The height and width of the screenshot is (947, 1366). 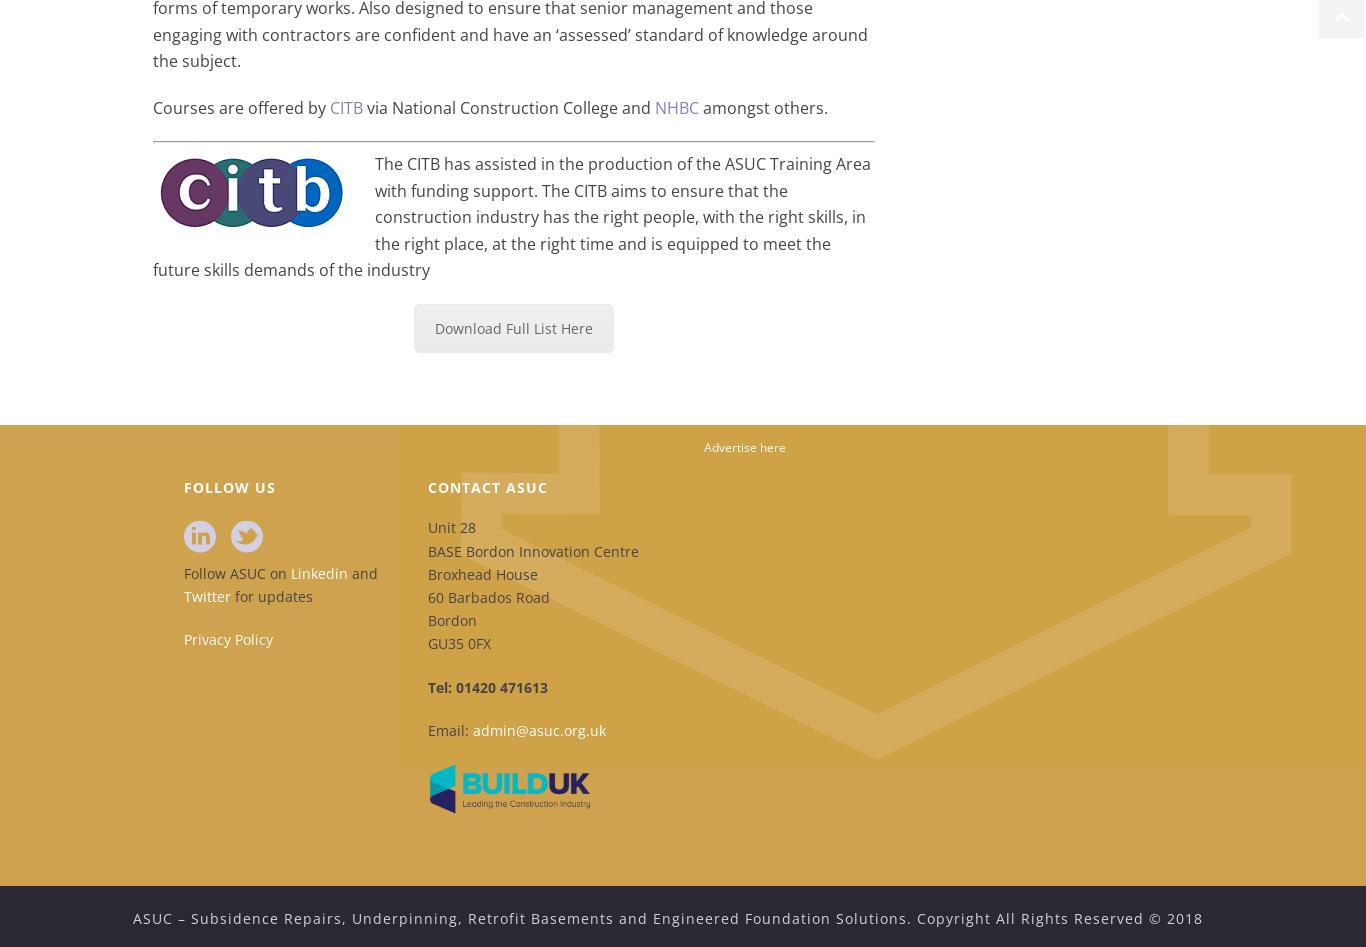 I want to click on 'NHBC', so click(x=675, y=106).